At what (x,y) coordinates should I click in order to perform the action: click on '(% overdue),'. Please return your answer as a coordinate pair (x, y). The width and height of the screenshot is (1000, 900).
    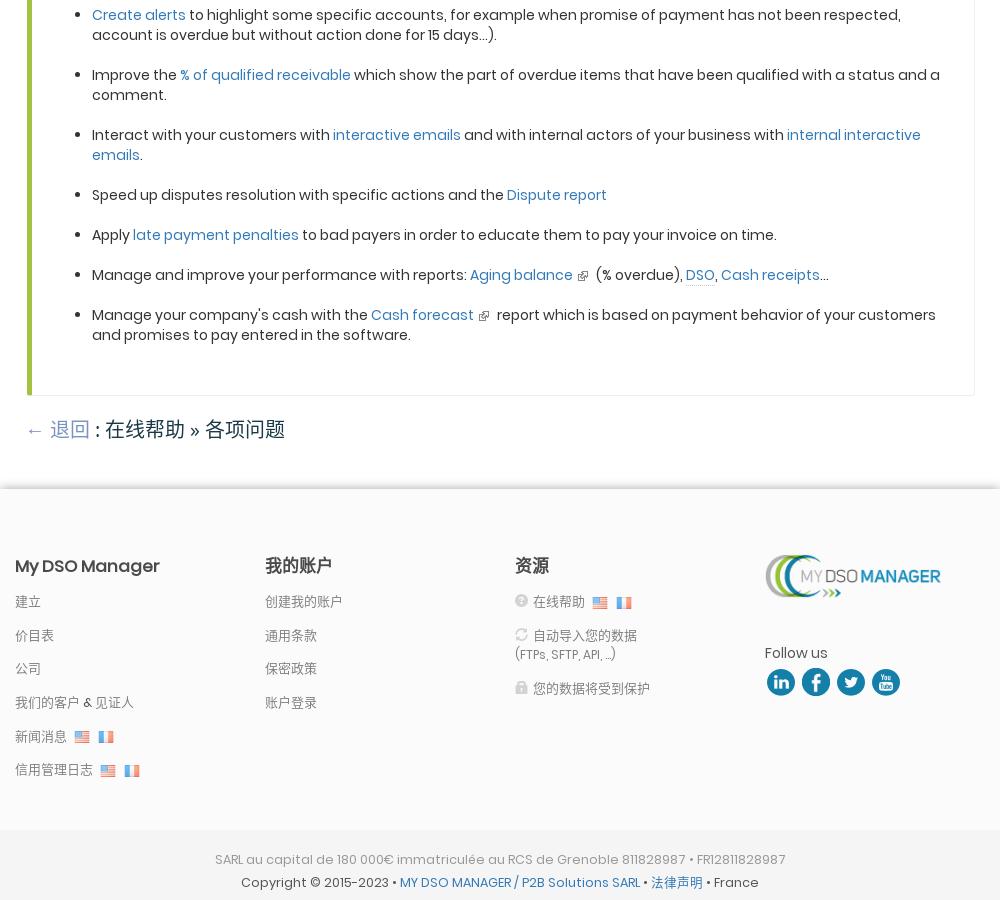
    Looking at the image, I should click on (639, 272).